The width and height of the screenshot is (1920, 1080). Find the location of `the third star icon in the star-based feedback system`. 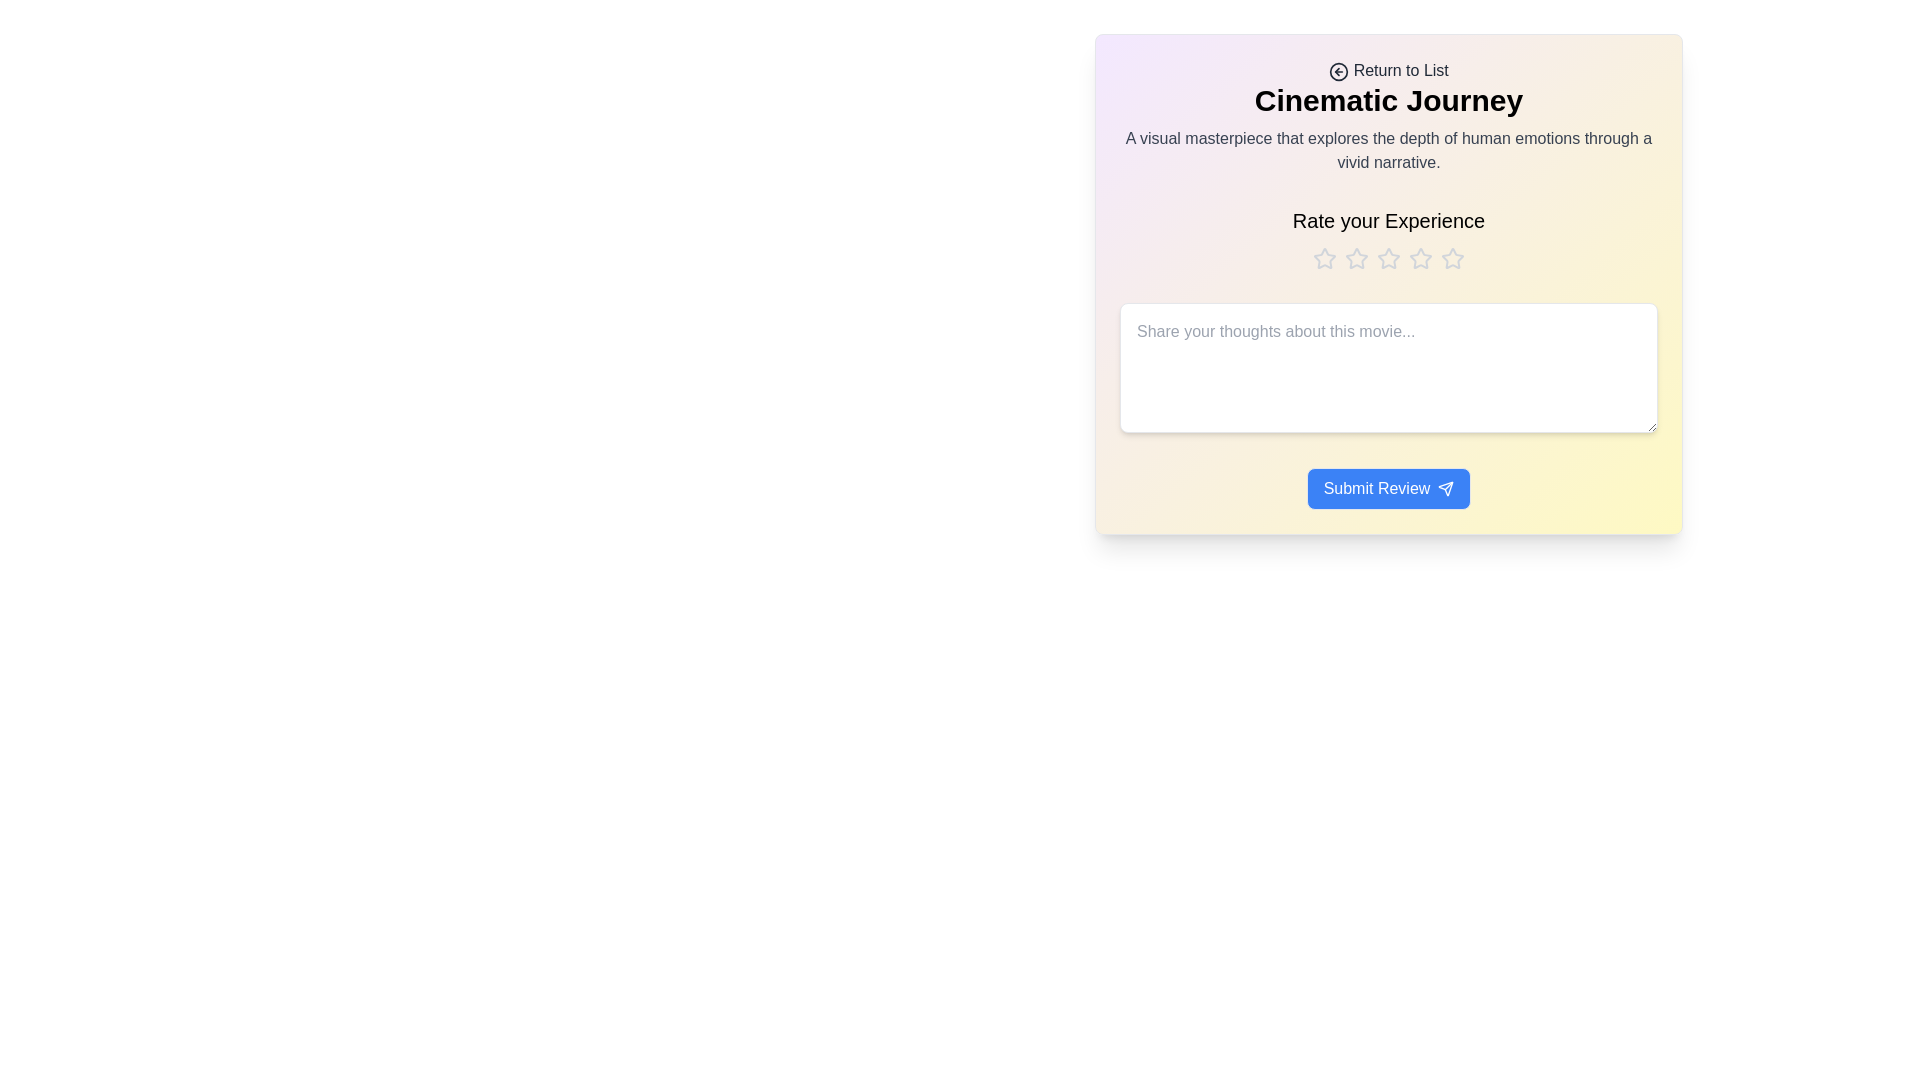

the third star icon in the star-based feedback system is located at coordinates (1387, 257).